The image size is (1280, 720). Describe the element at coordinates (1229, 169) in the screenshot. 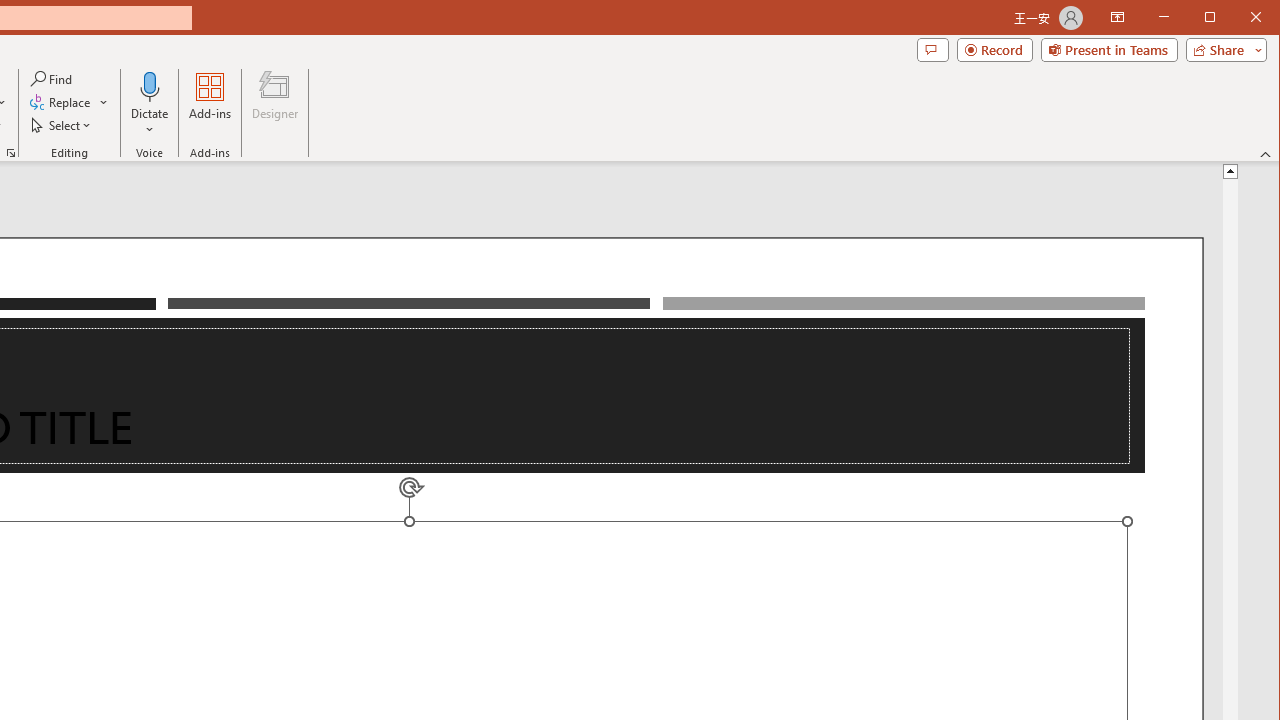

I see `'Line up'` at that location.